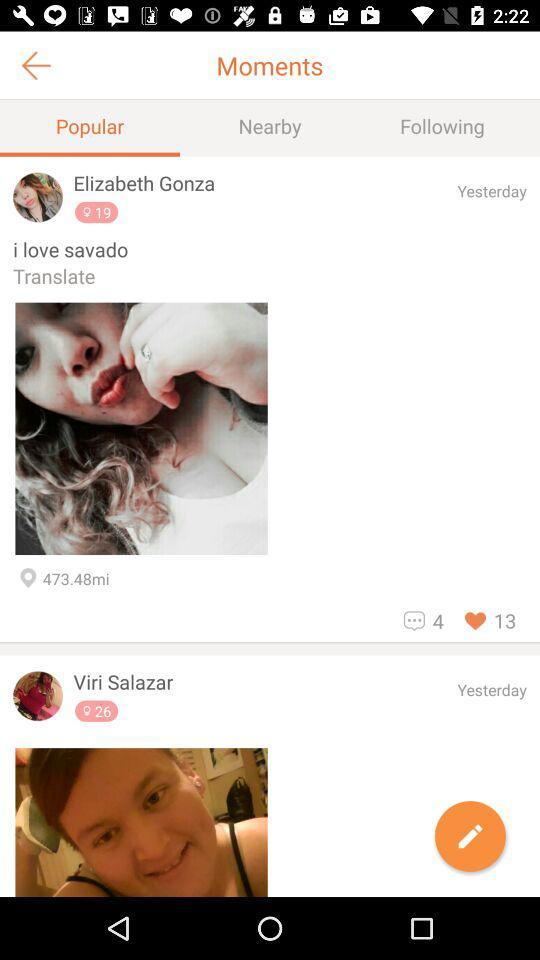 This screenshot has height=960, width=540. I want to click on the avatar icon, so click(38, 197).